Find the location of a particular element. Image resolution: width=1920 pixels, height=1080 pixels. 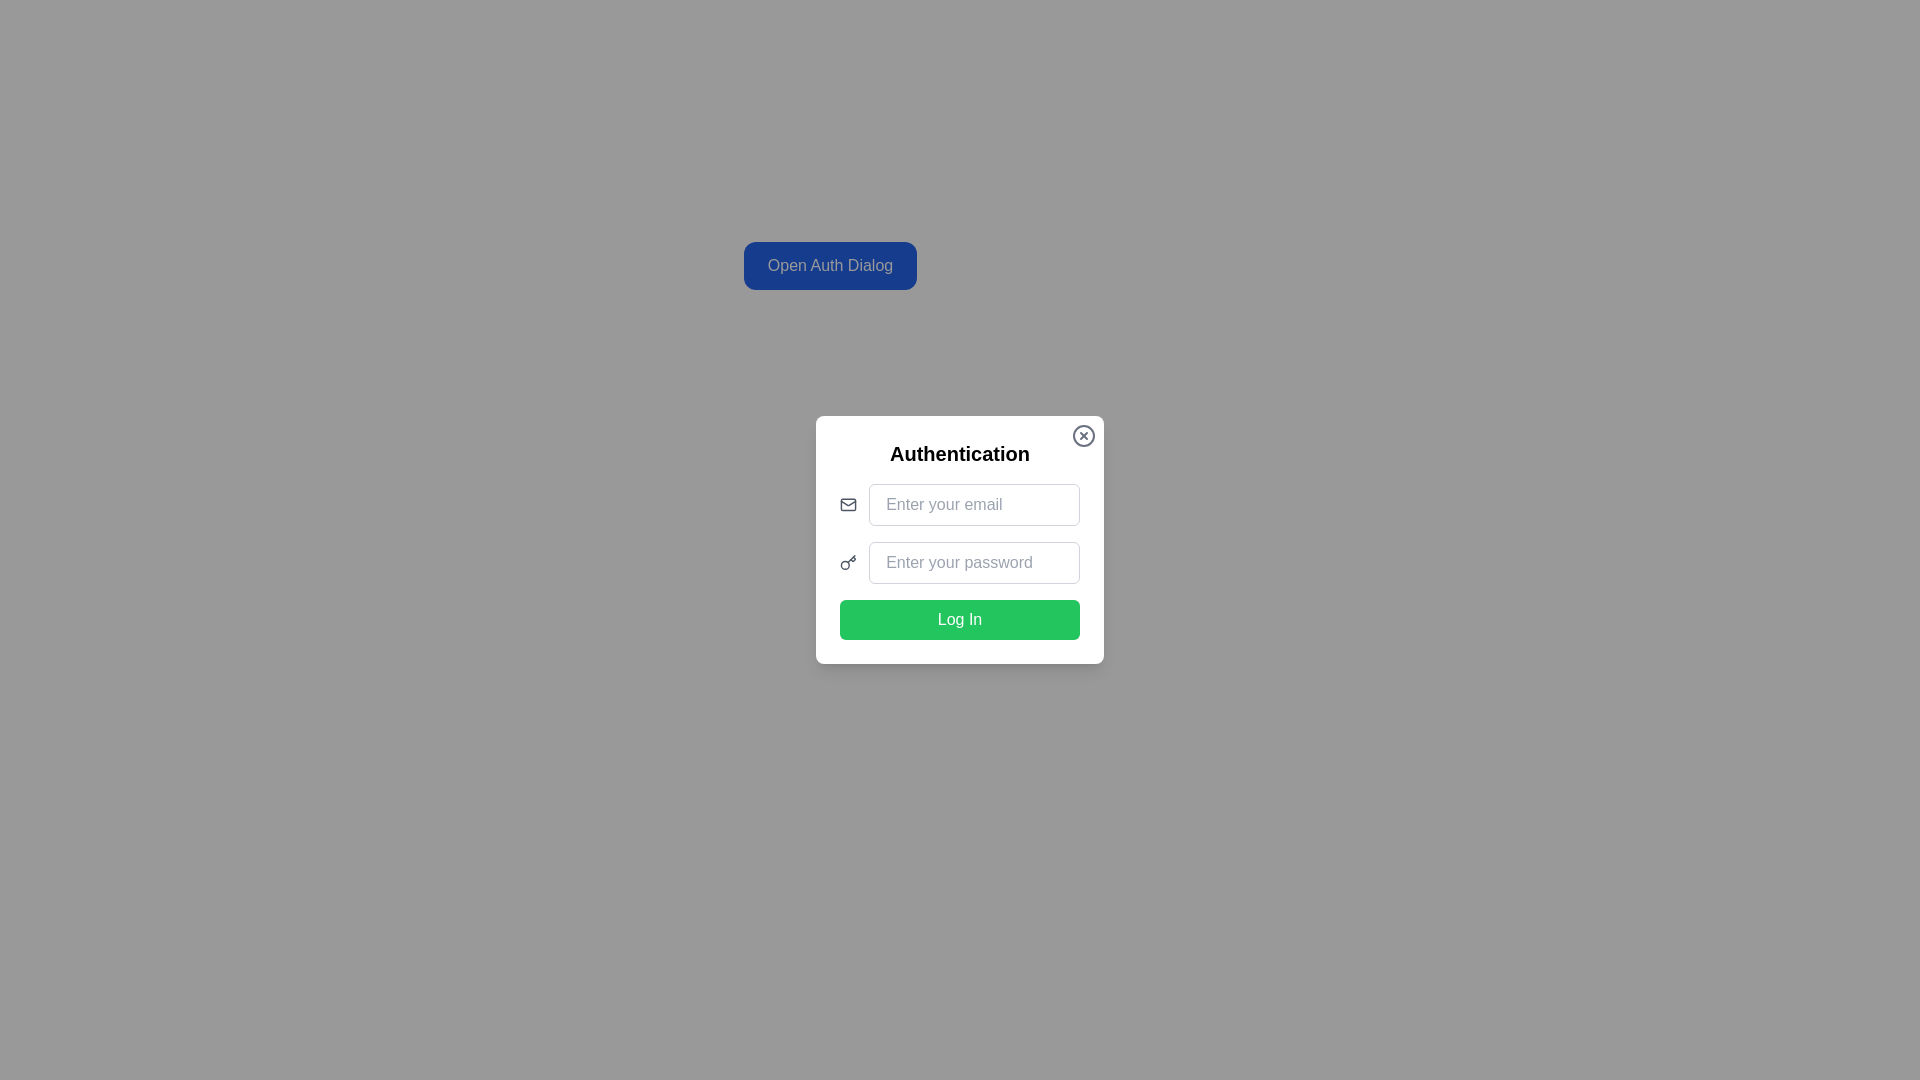

the small gray key icon located on the left side of the password input field within the authentication dialog is located at coordinates (848, 563).